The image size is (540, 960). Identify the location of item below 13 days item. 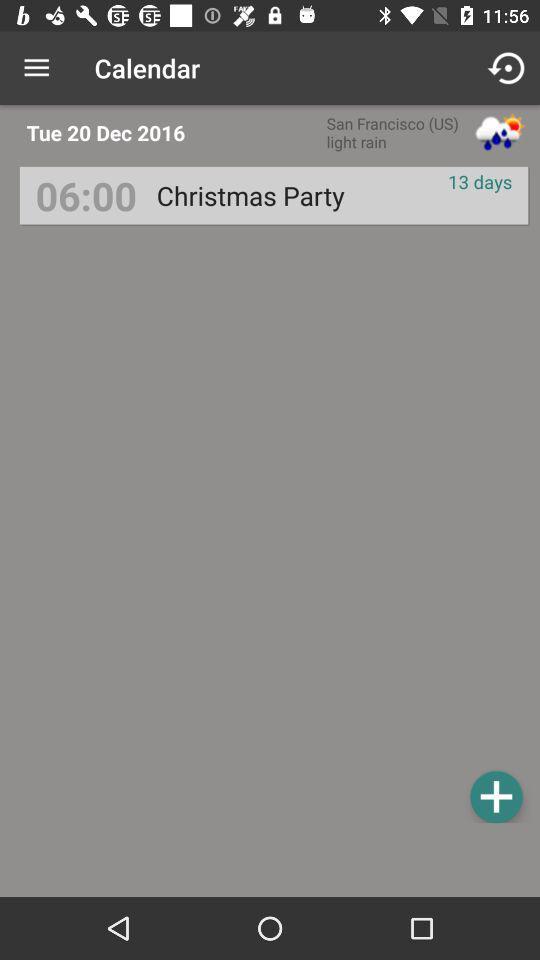
(495, 796).